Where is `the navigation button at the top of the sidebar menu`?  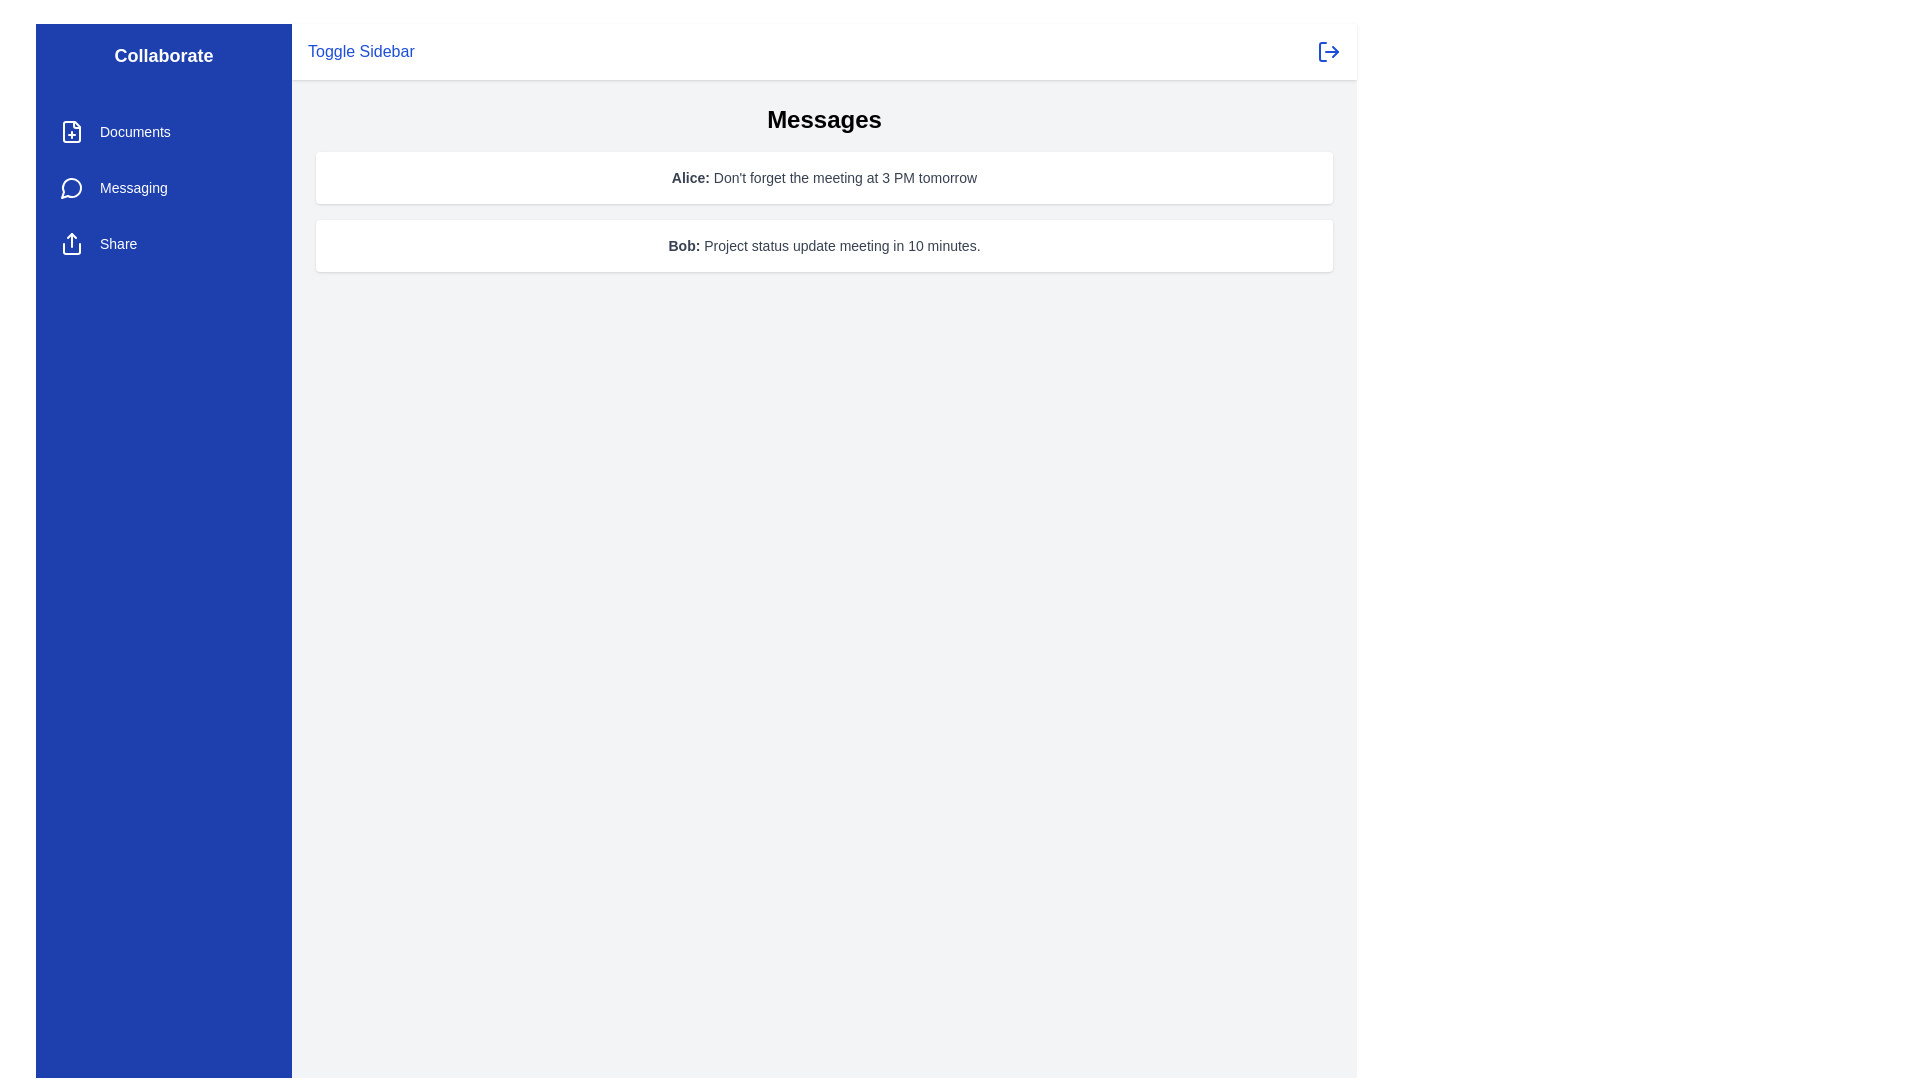 the navigation button at the top of the sidebar menu is located at coordinates (163, 131).